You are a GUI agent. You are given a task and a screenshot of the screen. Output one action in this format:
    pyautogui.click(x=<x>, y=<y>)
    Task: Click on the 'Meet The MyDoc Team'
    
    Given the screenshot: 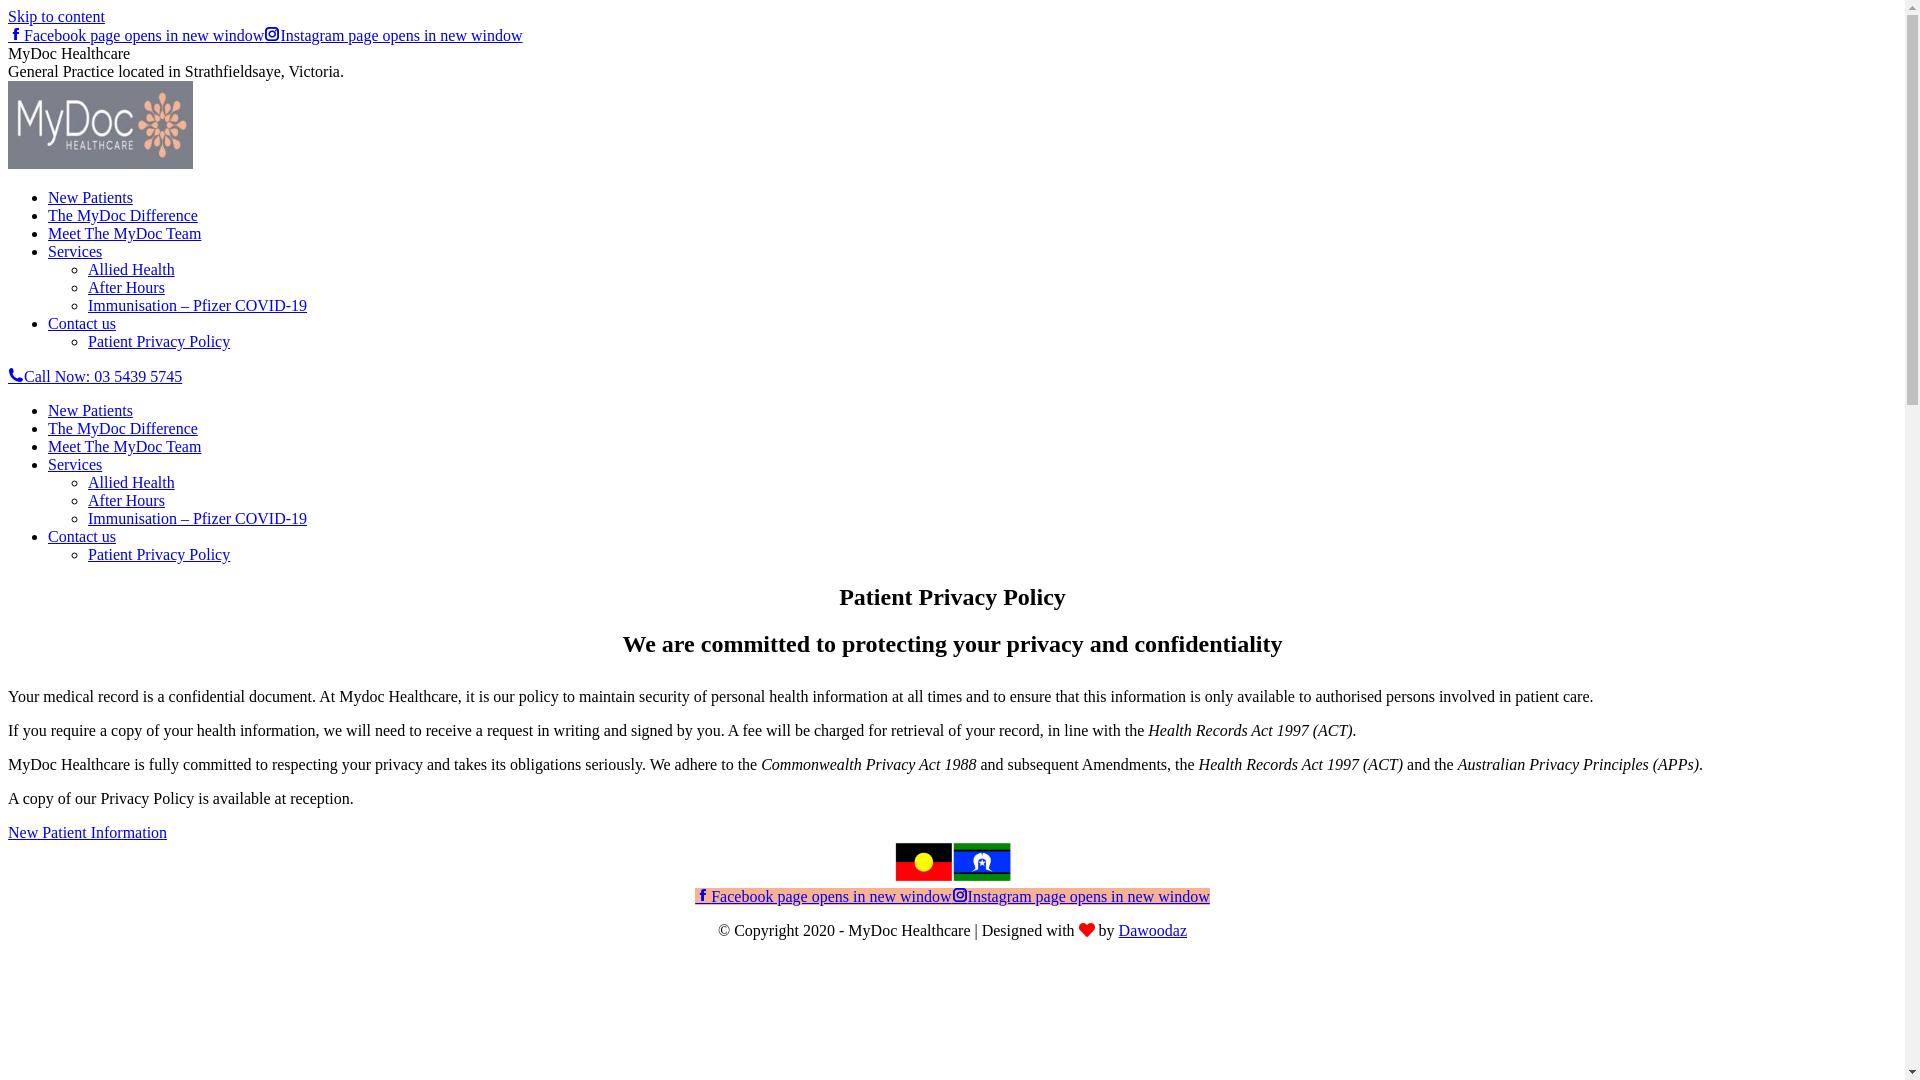 What is the action you would take?
    pyautogui.click(x=123, y=445)
    